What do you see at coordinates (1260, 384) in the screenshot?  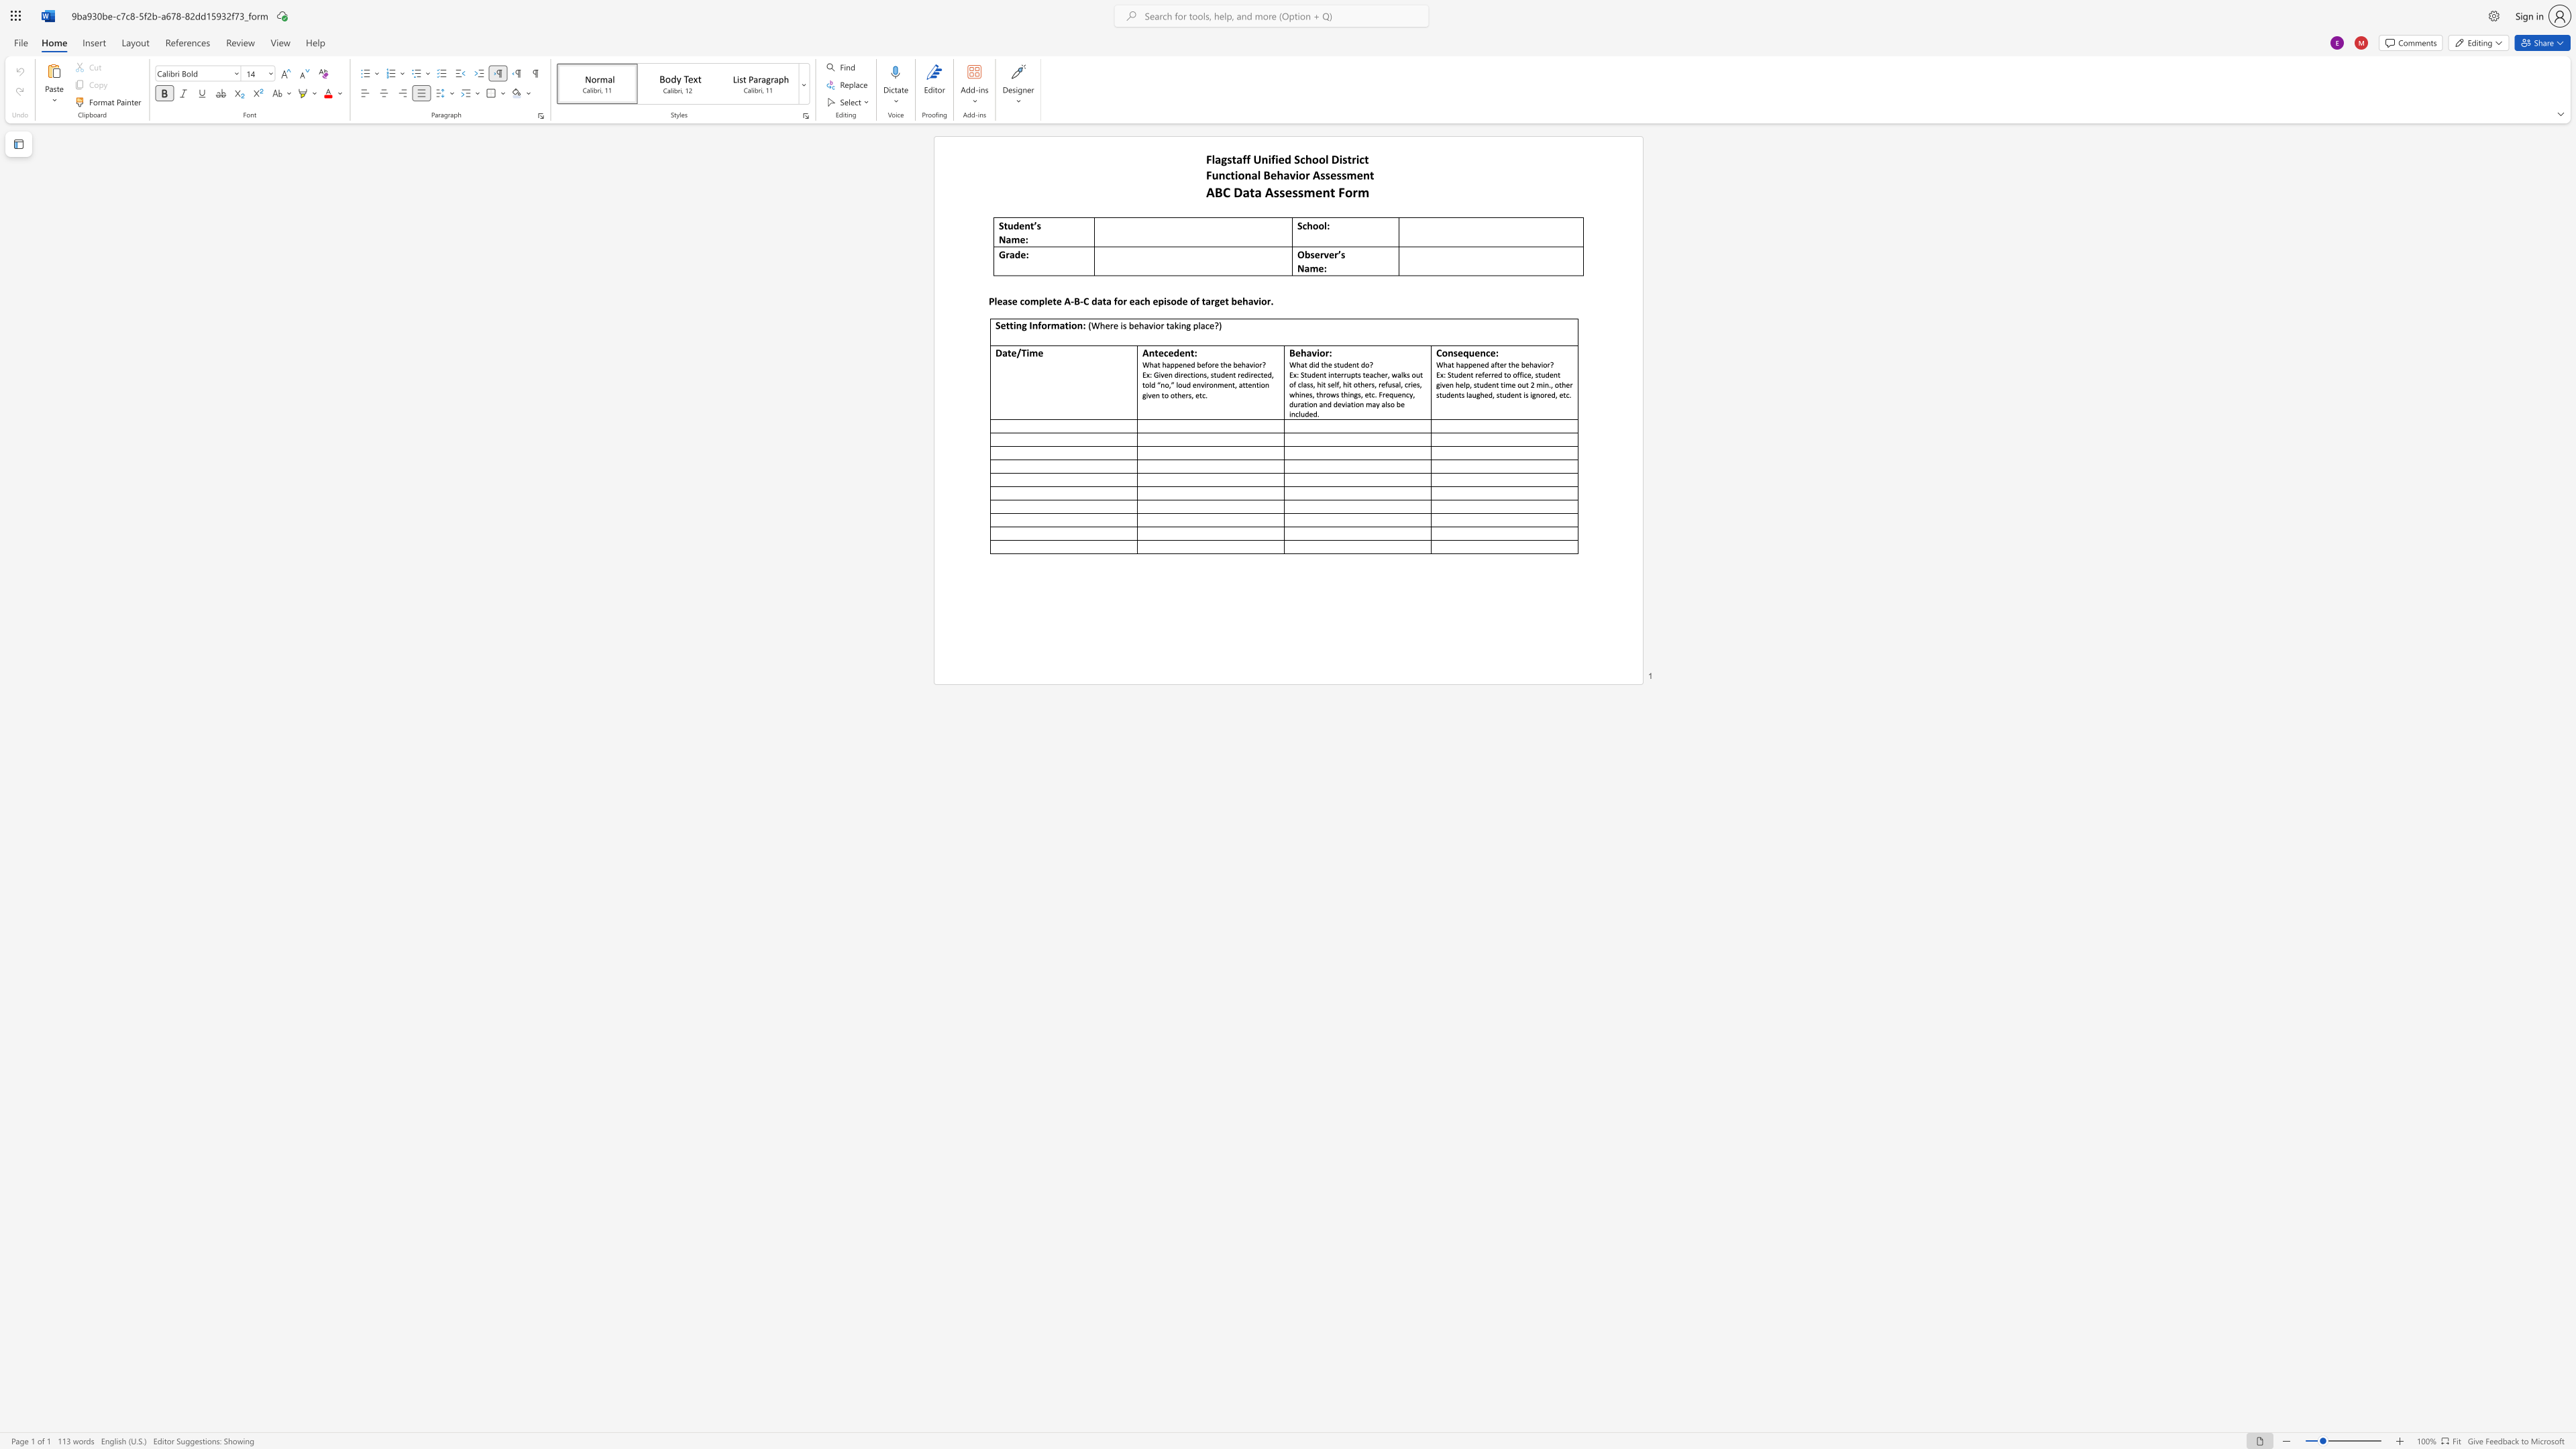 I see `the subset text "on given to othe" within the text "loud environment, attention given to others, etc."` at bounding box center [1260, 384].